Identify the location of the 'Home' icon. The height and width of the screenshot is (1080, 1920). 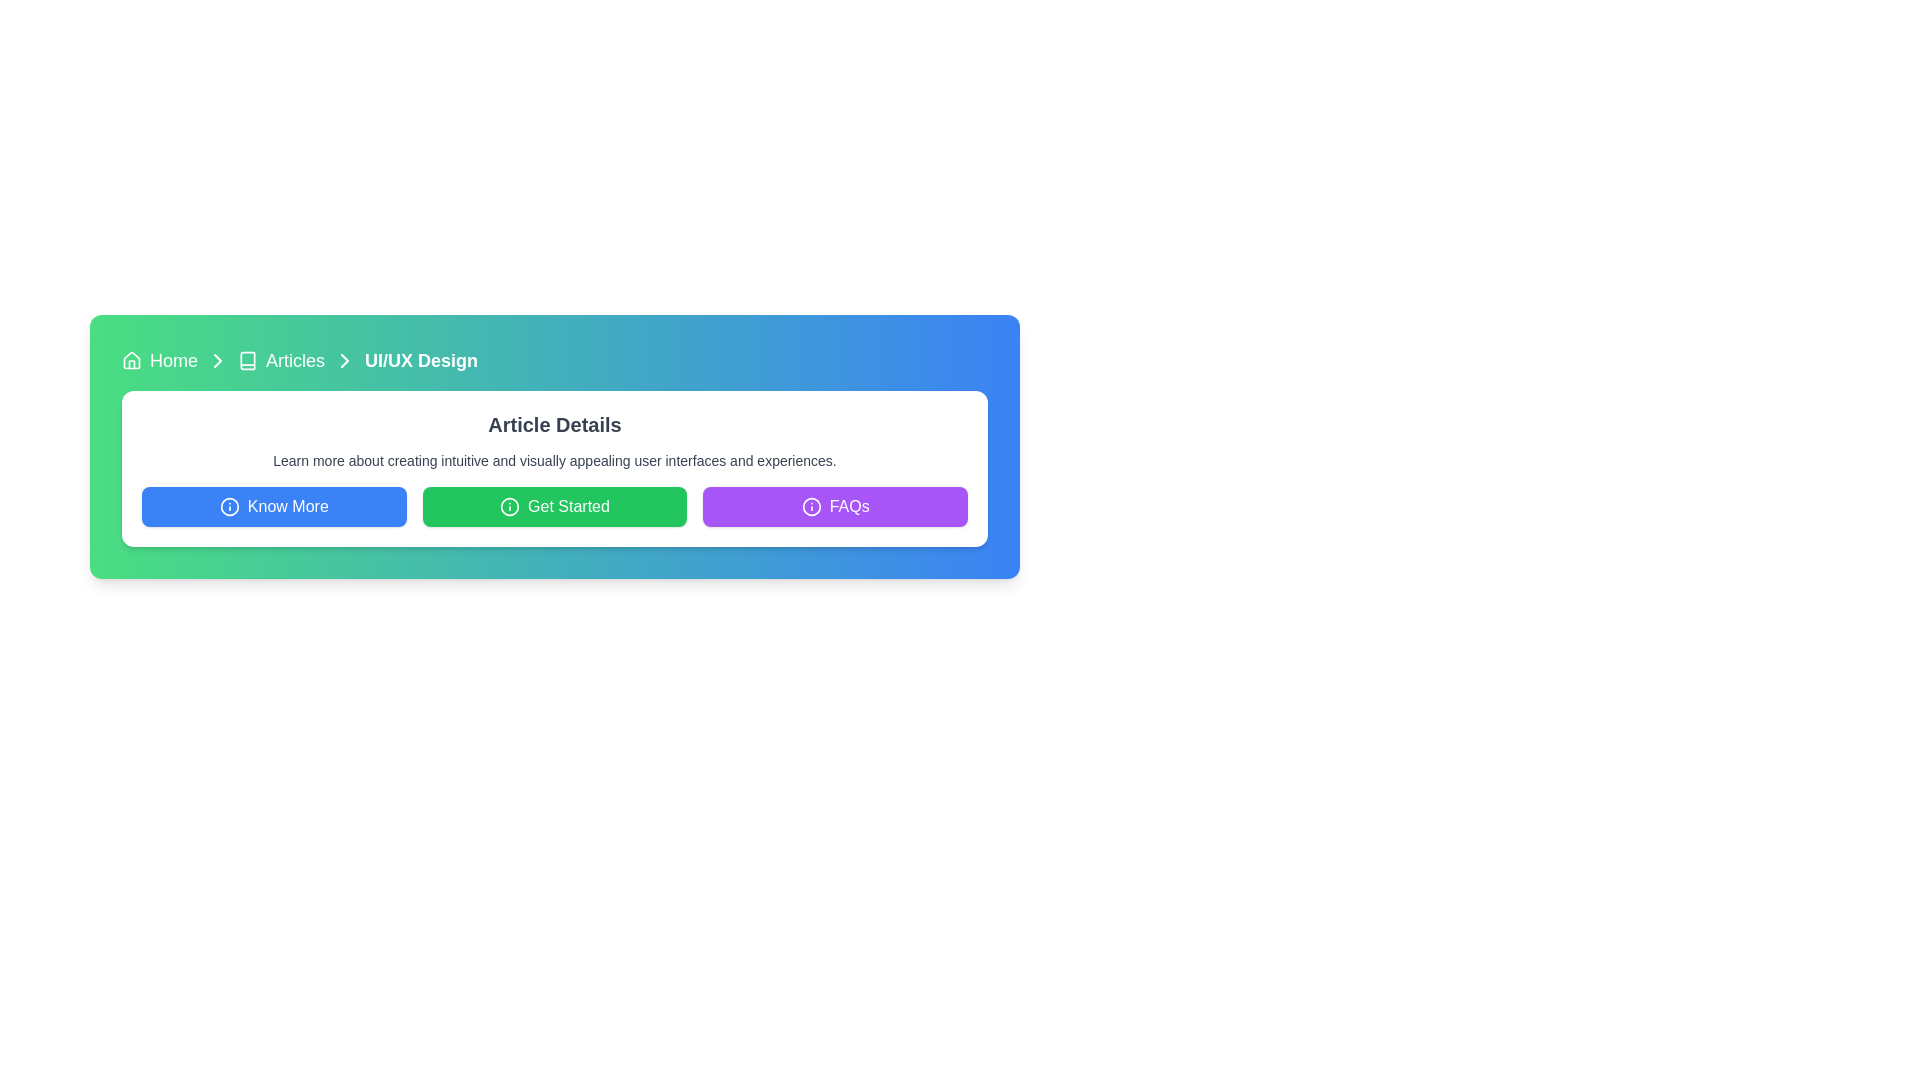
(131, 361).